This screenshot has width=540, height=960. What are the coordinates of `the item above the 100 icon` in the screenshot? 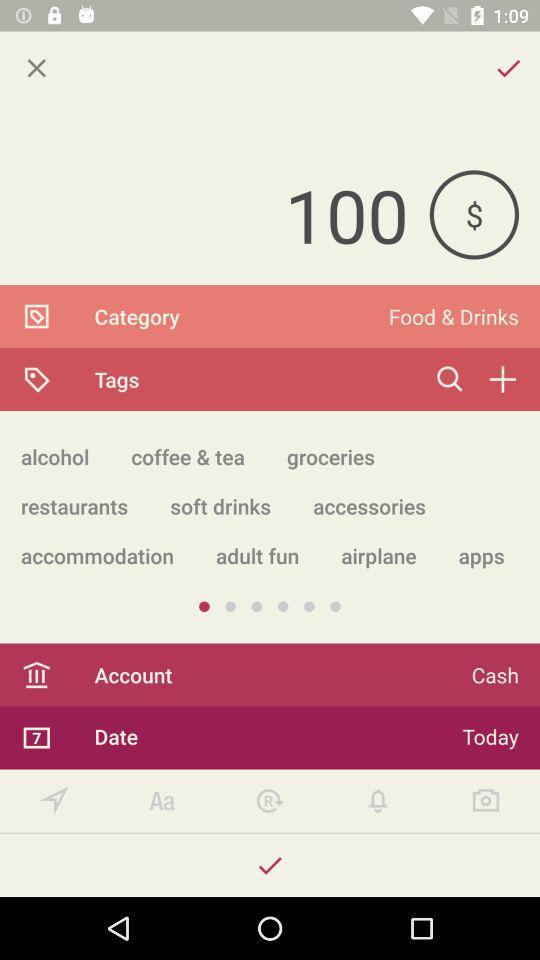 It's located at (36, 68).